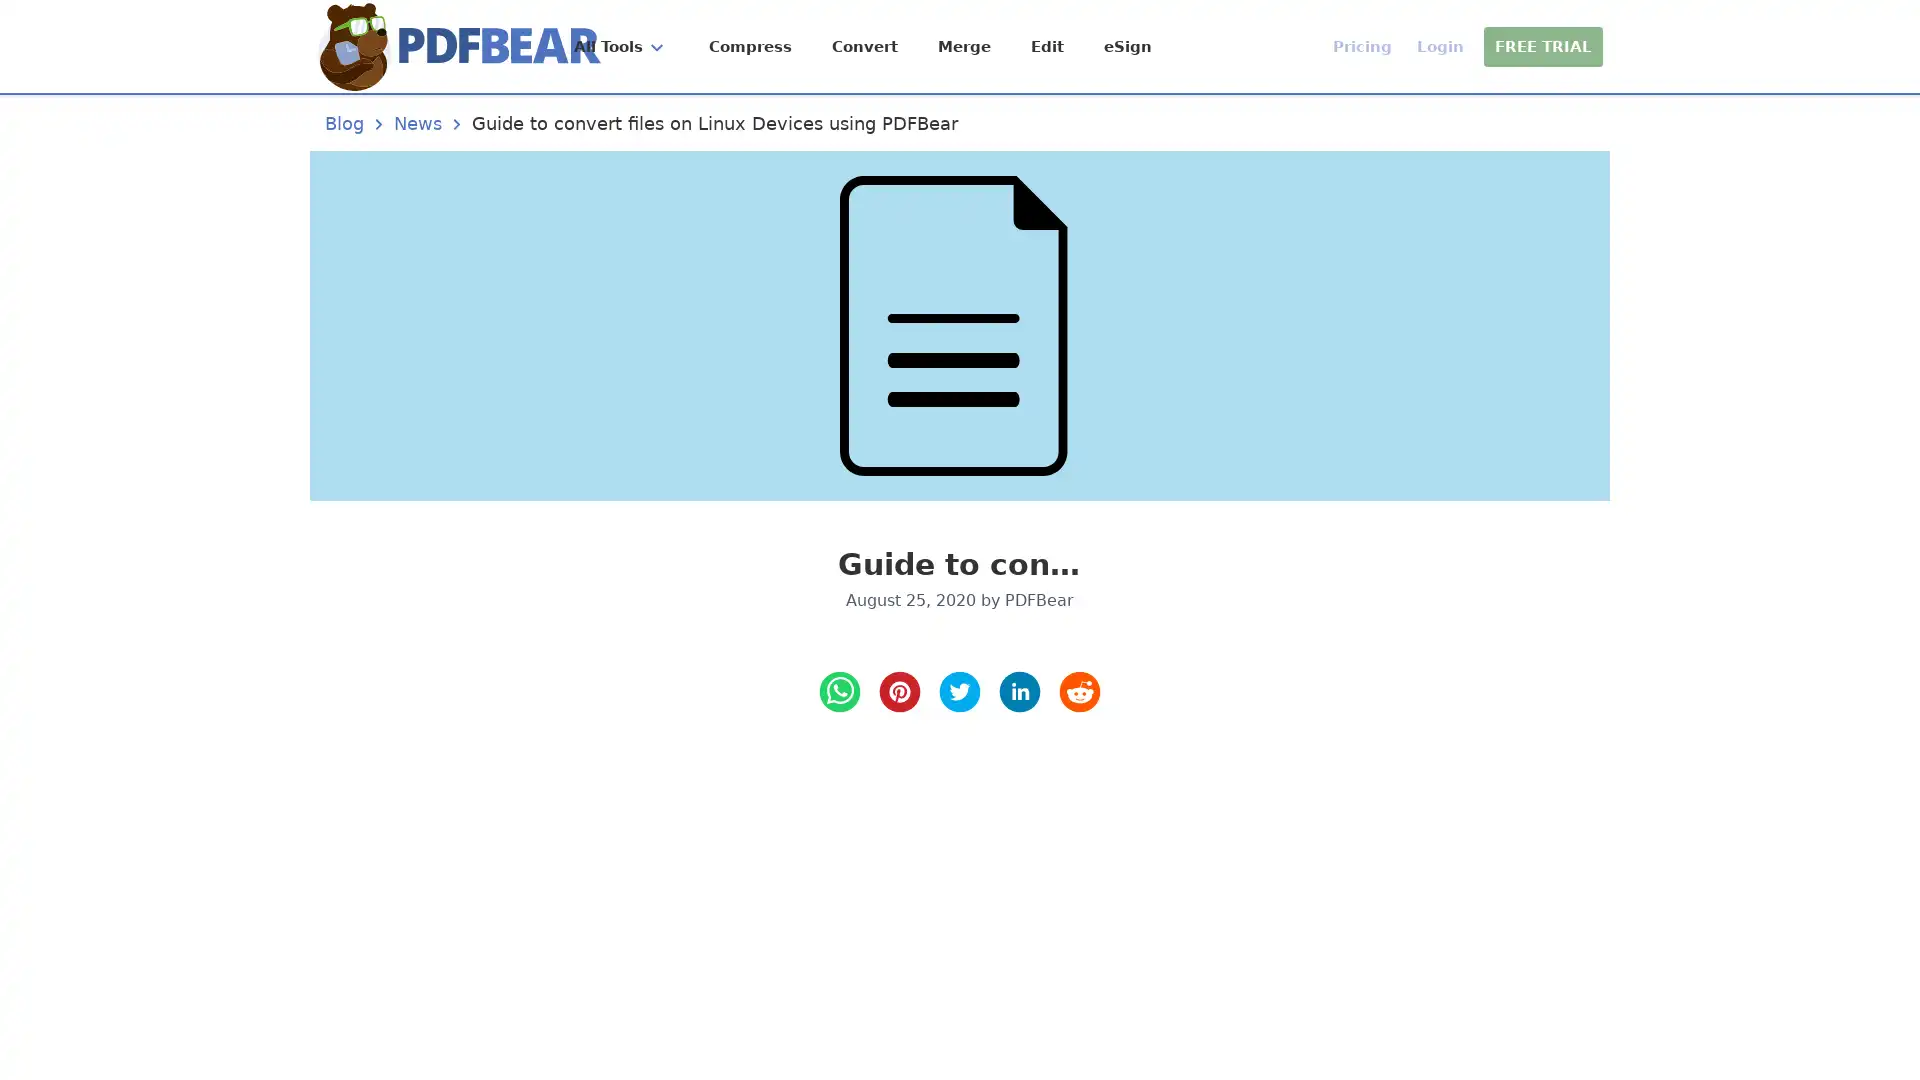 This screenshot has width=1920, height=1080. Describe the element at coordinates (899, 690) in the screenshot. I see `pinterest` at that location.